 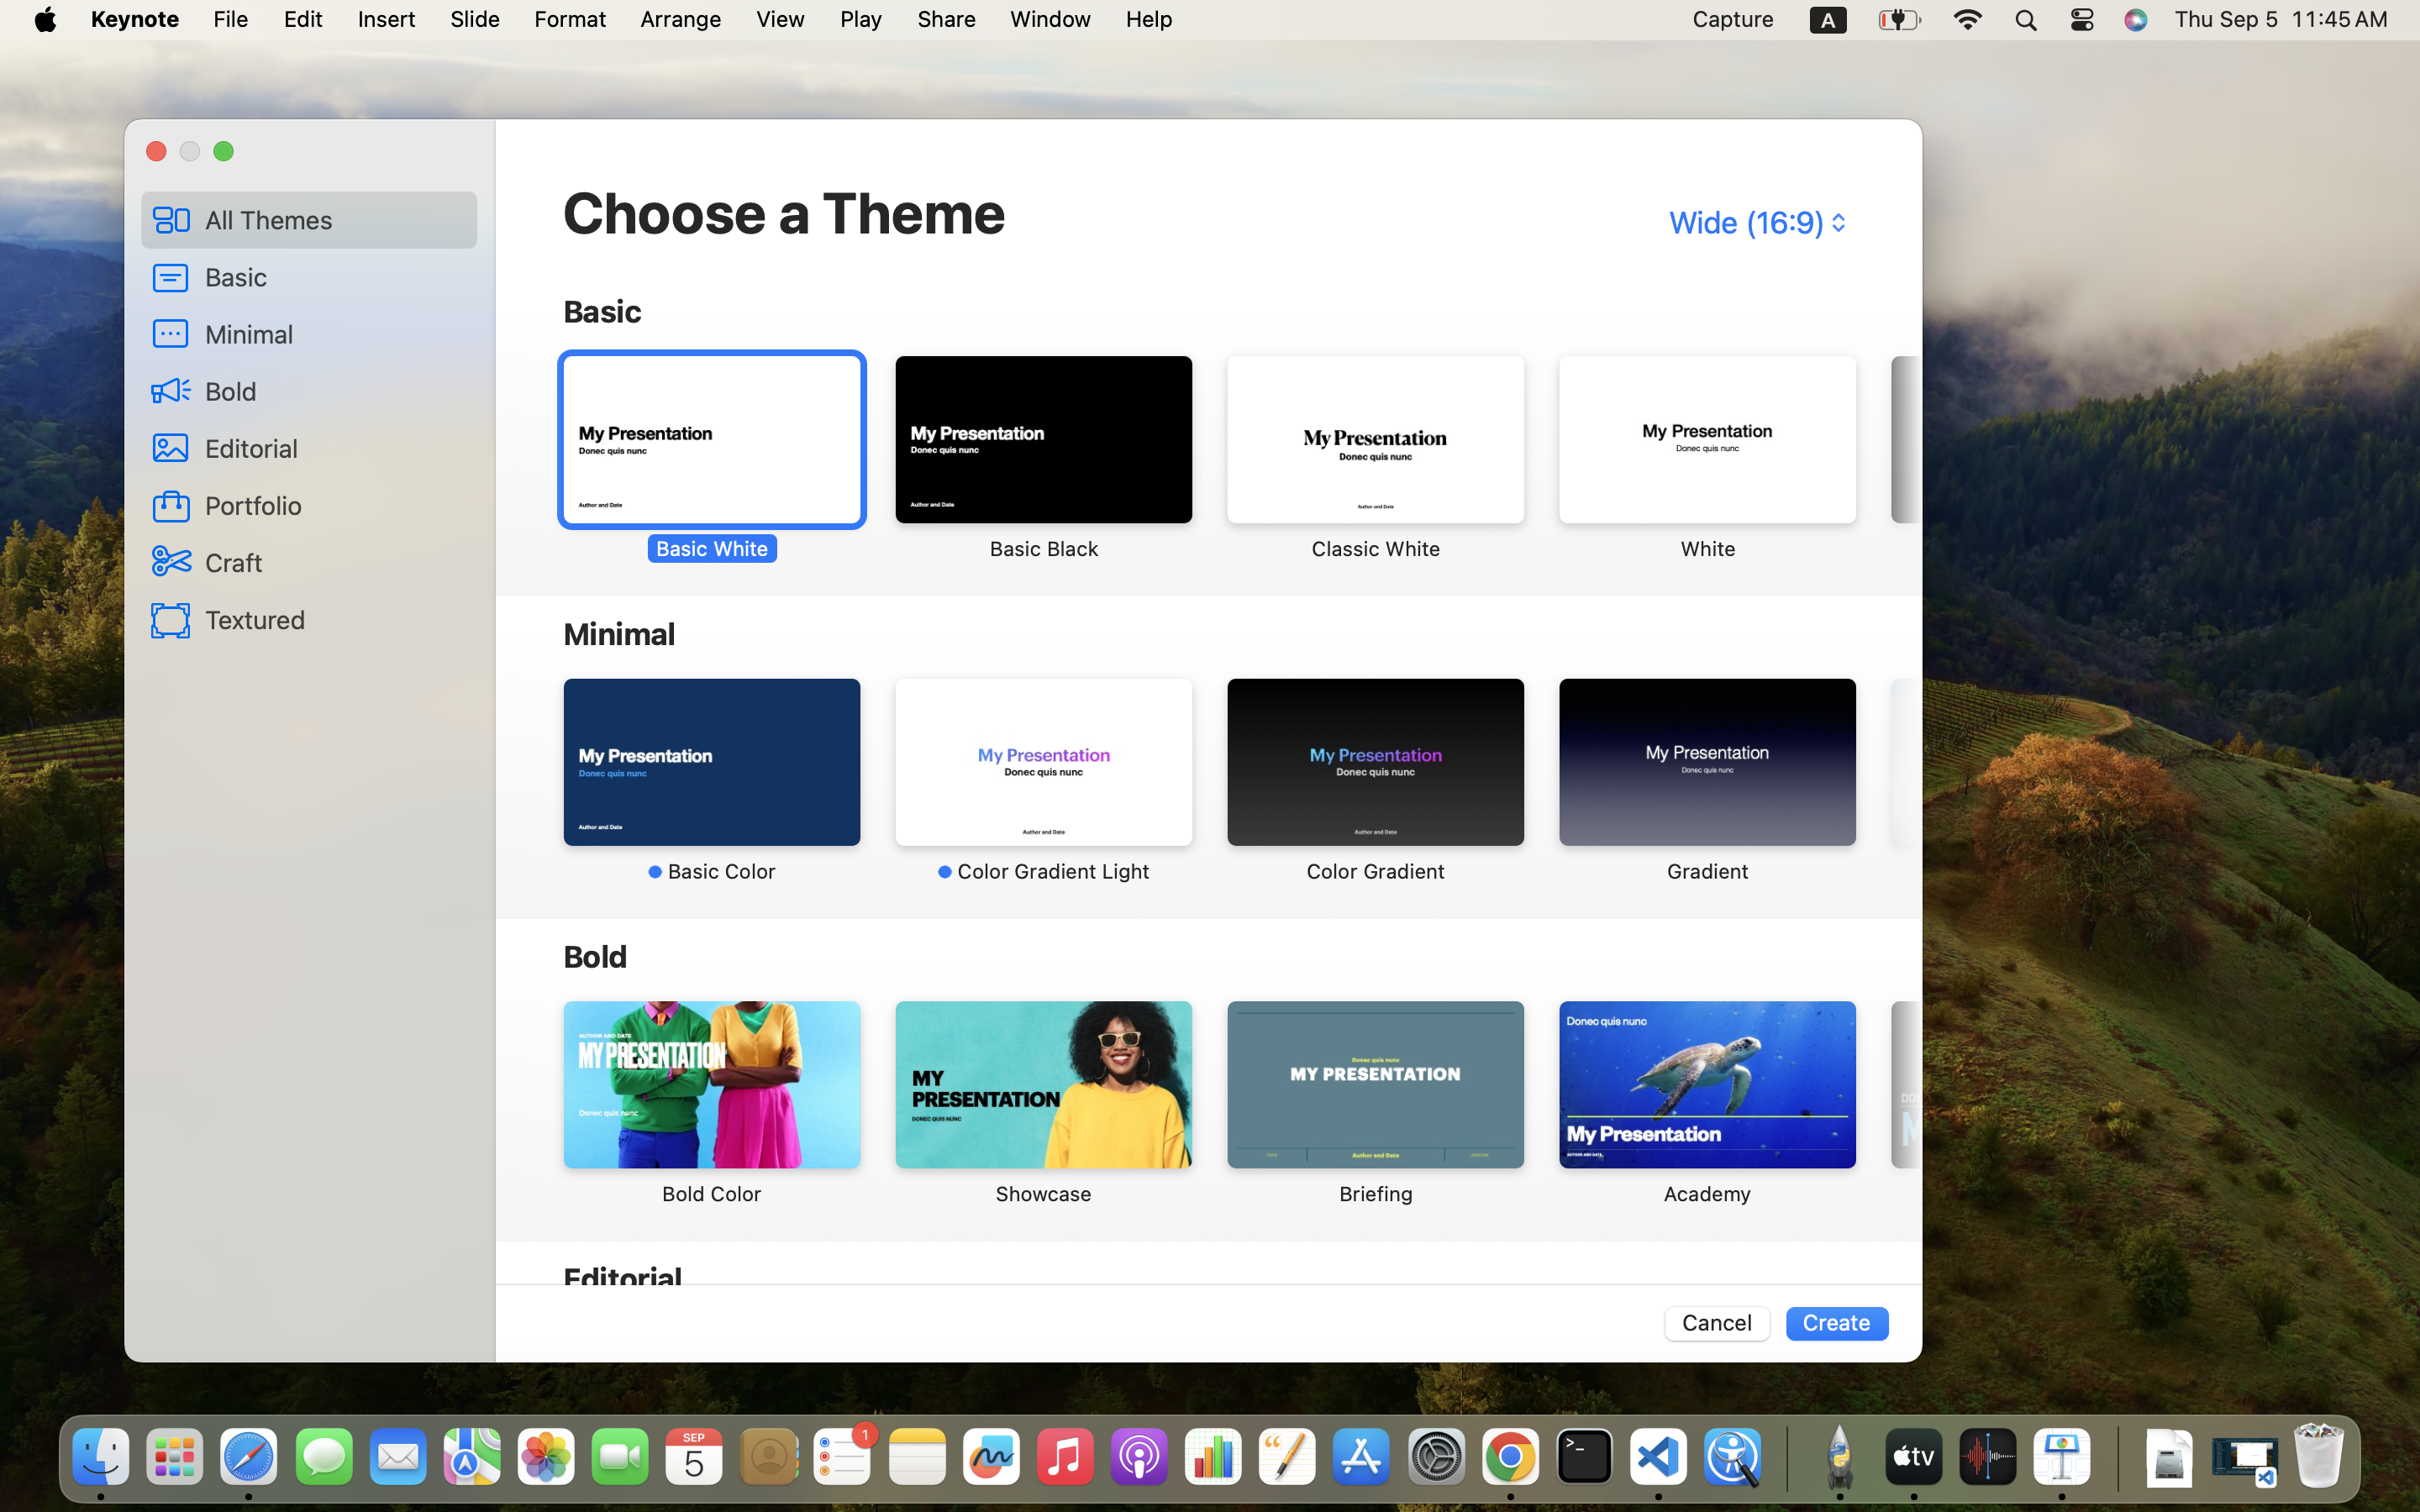 I want to click on 'Minimal', so click(x=334, y=333).